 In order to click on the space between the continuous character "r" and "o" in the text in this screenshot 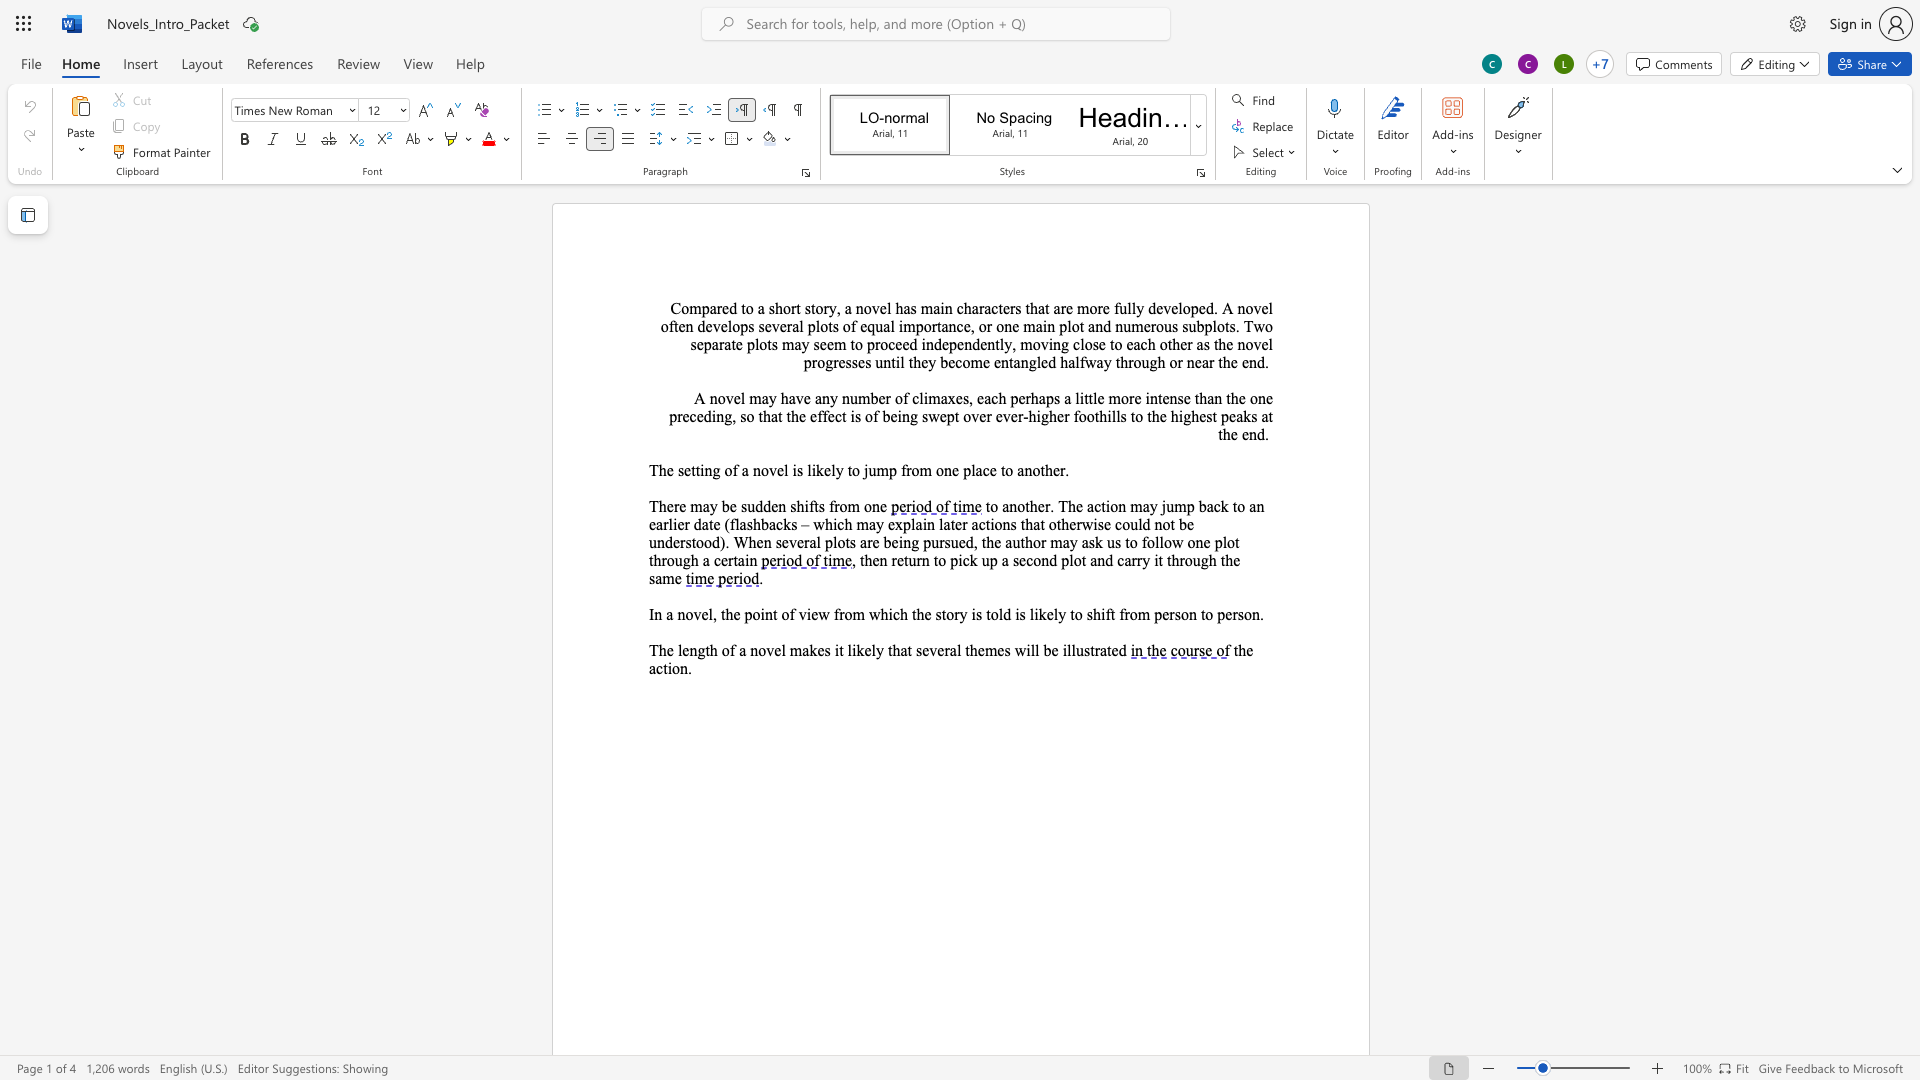, I will do `click(911, 470)`.